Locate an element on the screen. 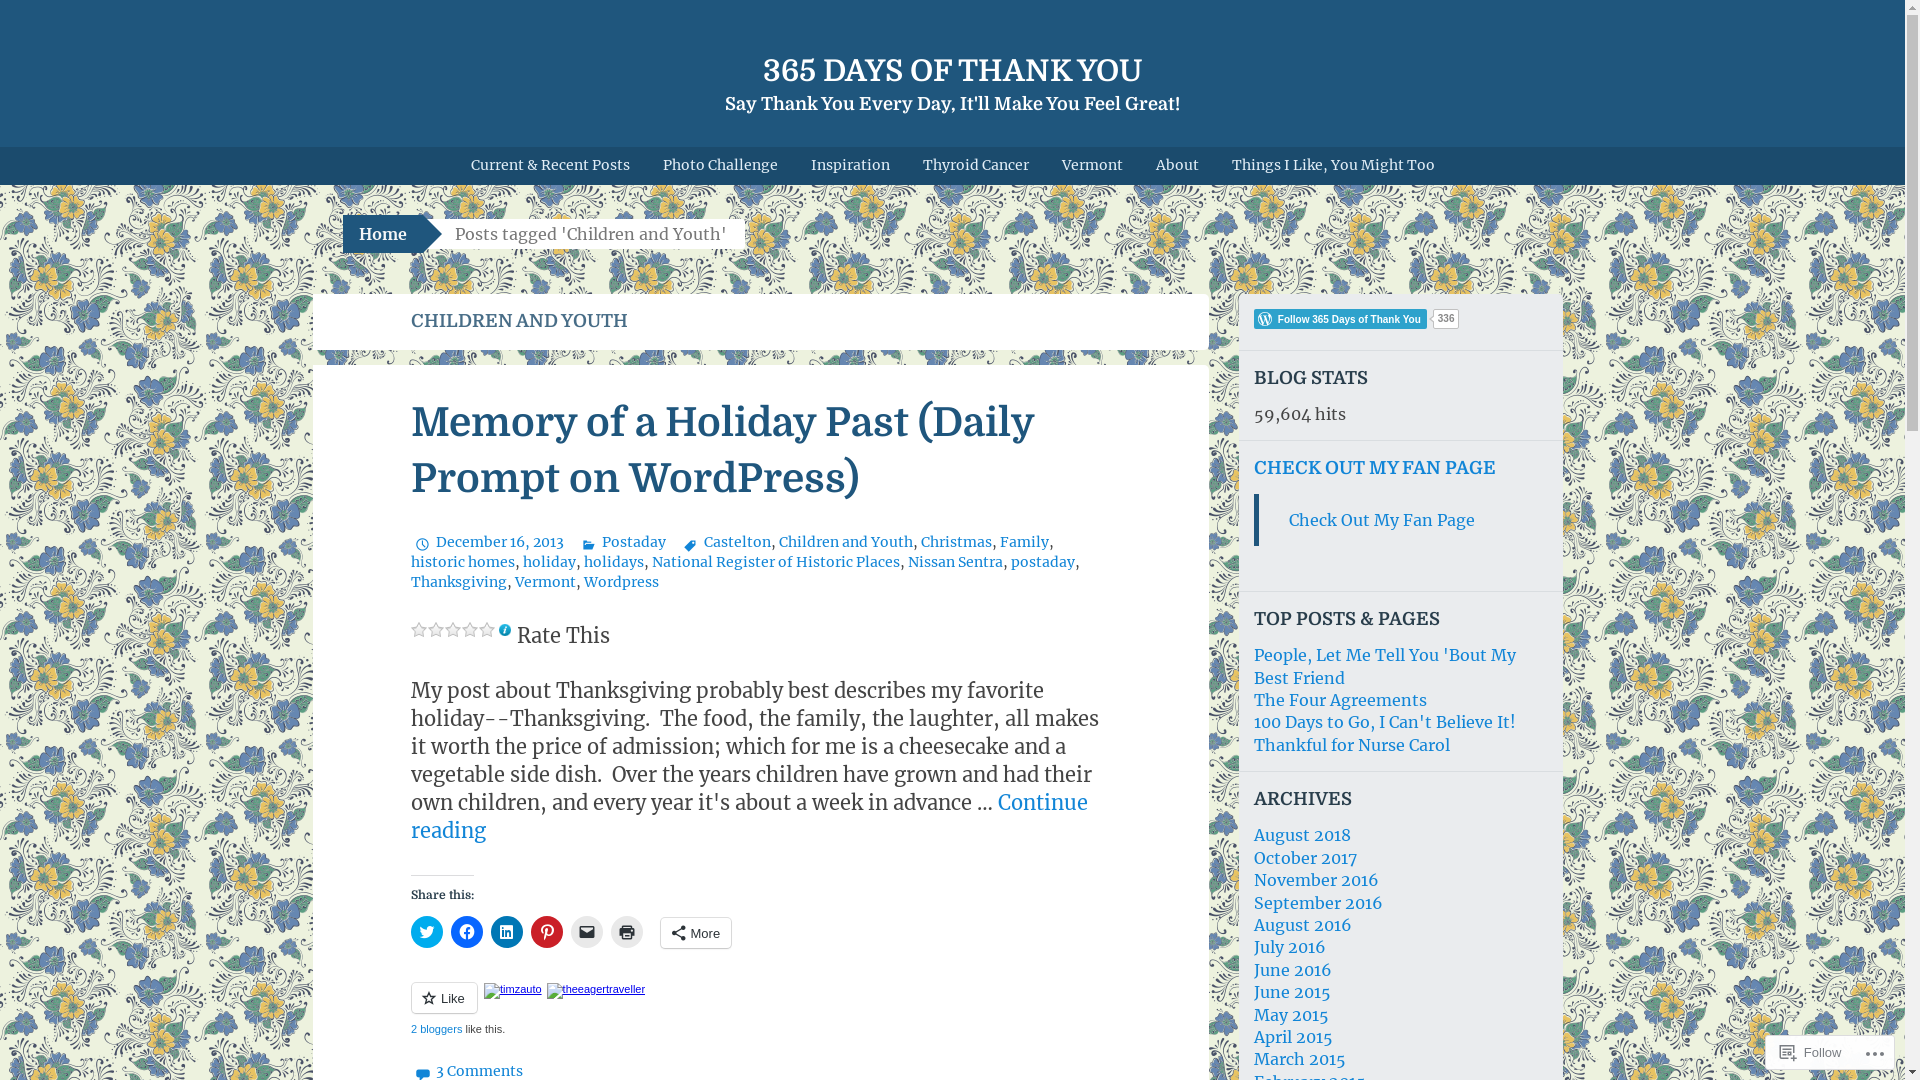 This screenshot has height=1080, width=1920. 'Click to share on Facebook (Opens in new window)' is located at coordinates (449, 932).